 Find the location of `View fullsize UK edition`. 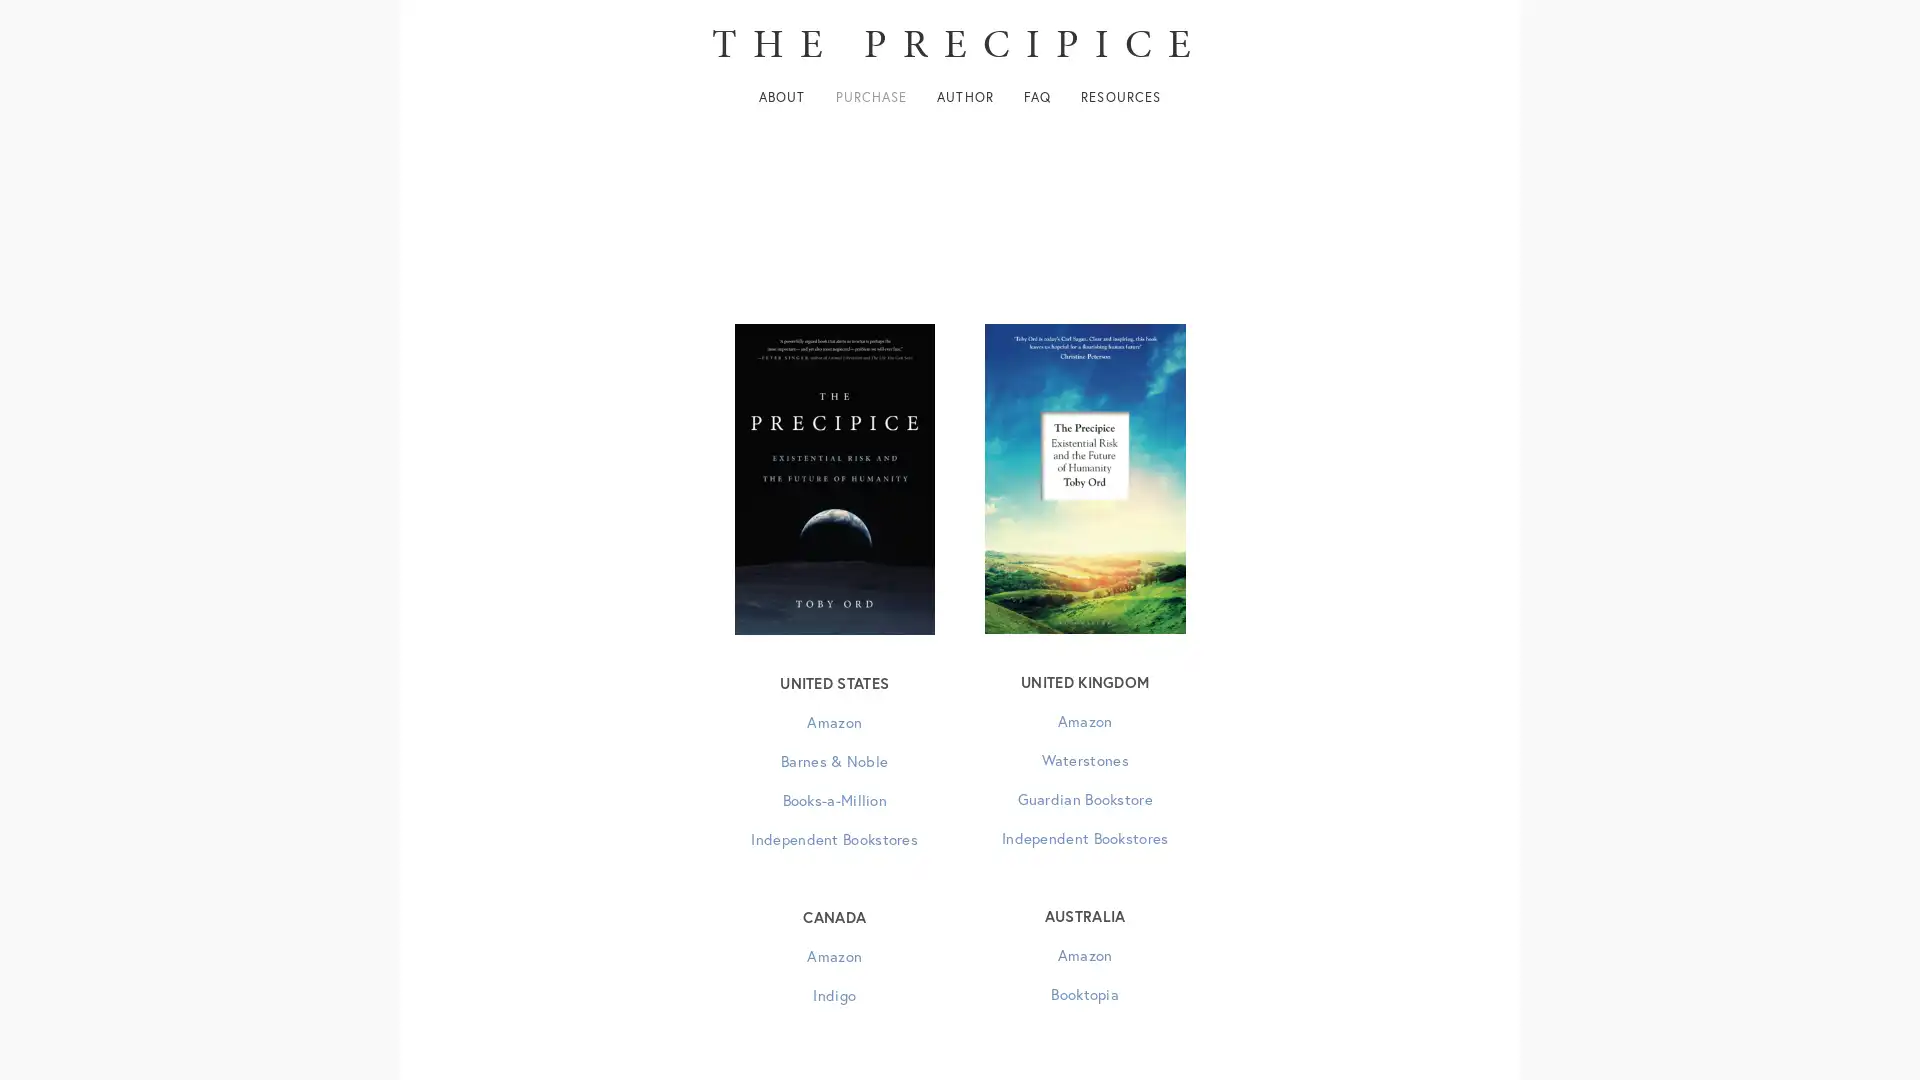

View fullsize UK edition is located at coordinates (1083, 478).